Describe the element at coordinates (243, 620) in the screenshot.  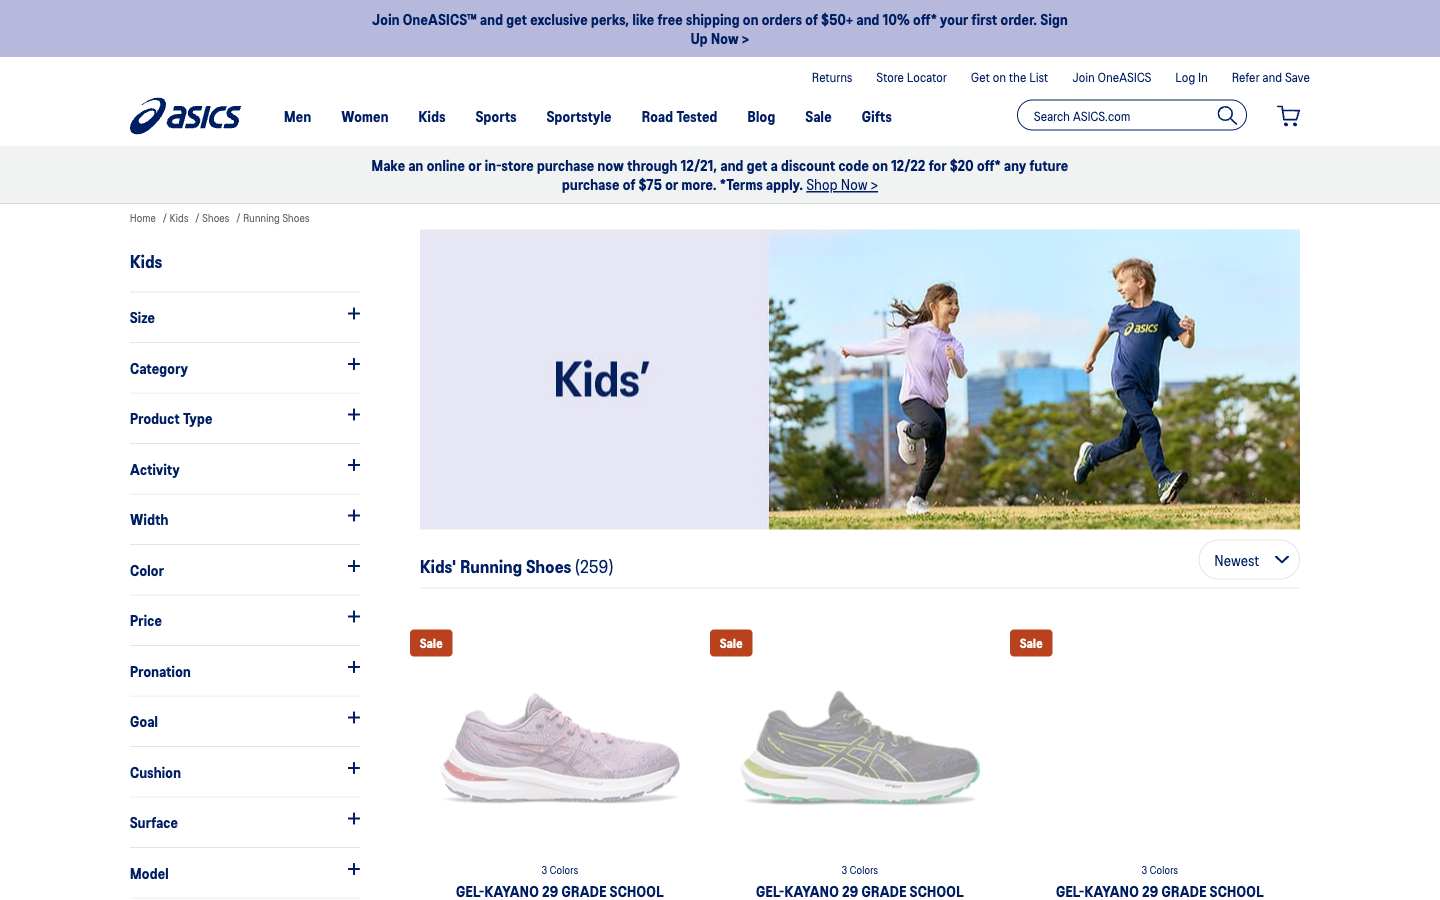
I see `Validate the price range for children"s shoes` at that location.